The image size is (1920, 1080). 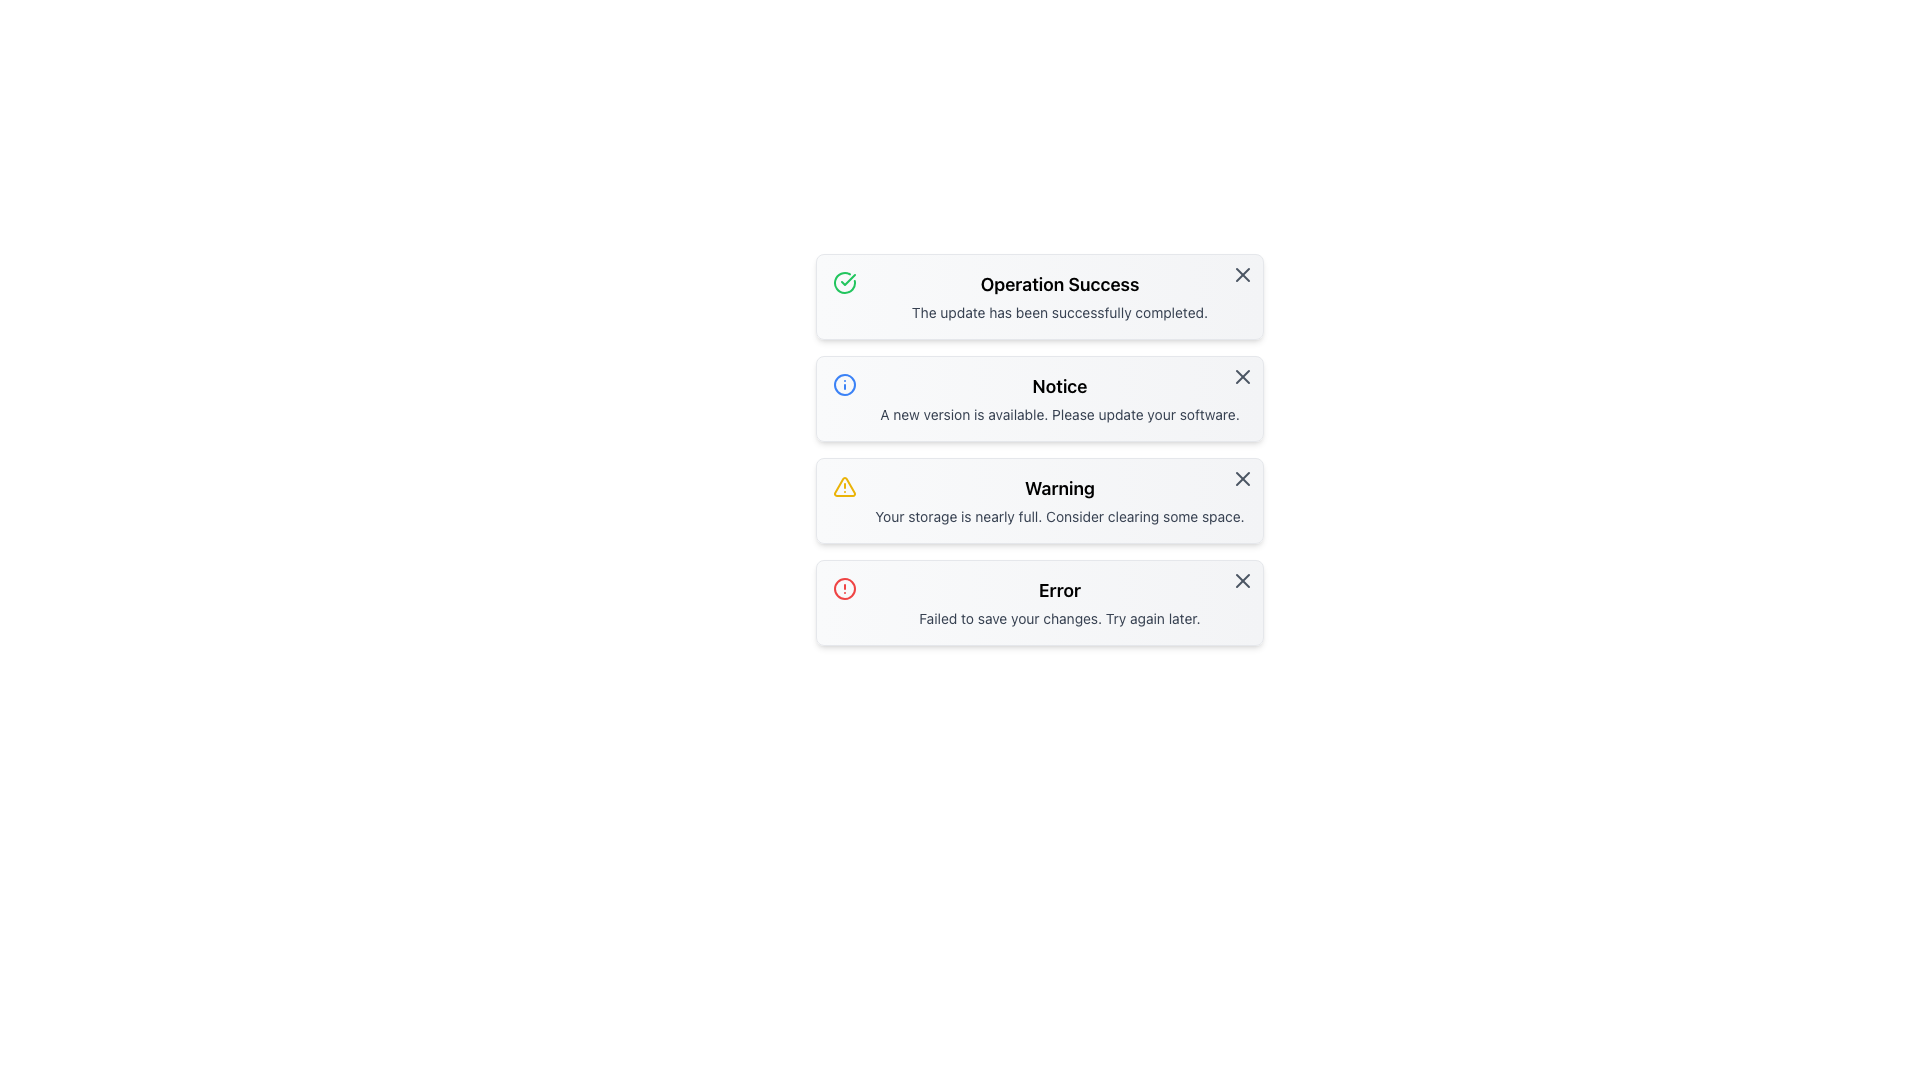 What do you see at coordinates (1242, 377) in the screenshot?
I see `the close button located at the top-right corner of the 'Notice' card` at bounding box center [1242, 377].